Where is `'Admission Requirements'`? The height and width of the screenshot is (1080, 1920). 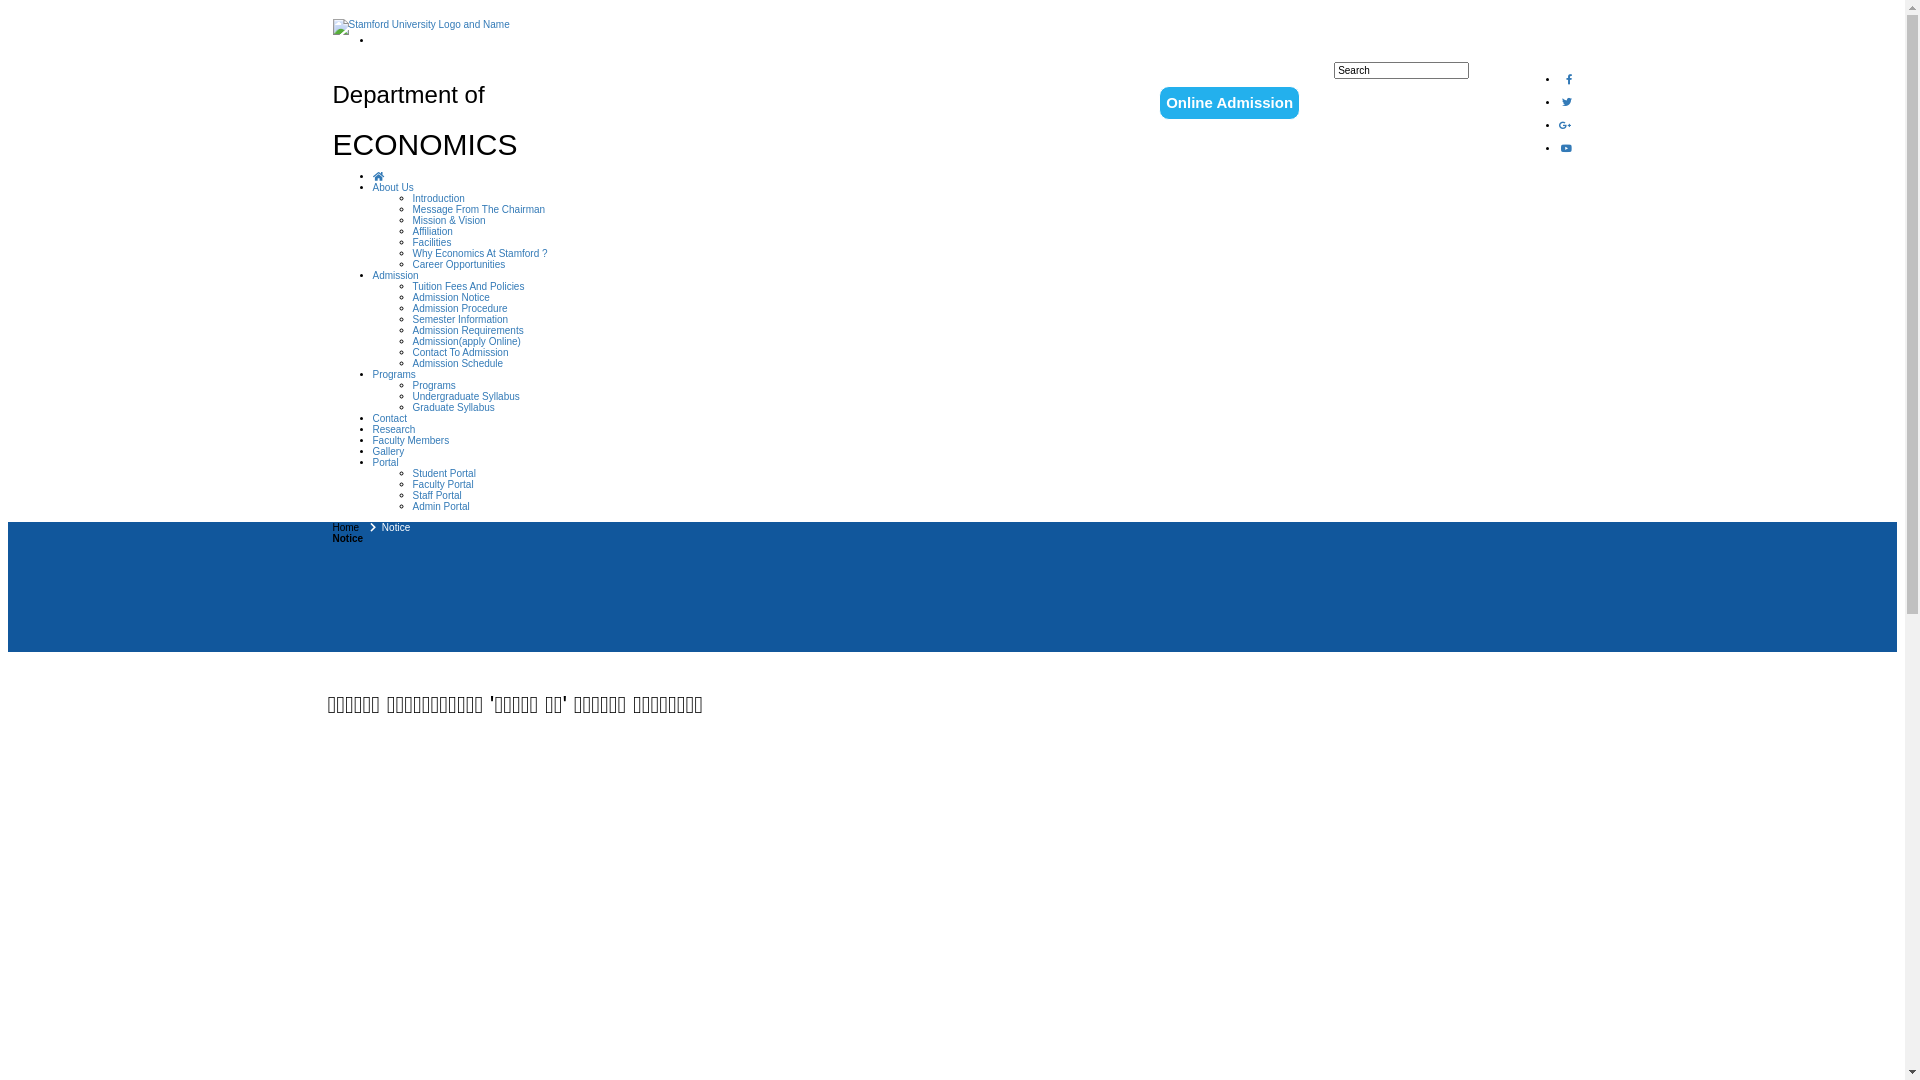 'Admission Requirements' is located at coordinates (411, 329).